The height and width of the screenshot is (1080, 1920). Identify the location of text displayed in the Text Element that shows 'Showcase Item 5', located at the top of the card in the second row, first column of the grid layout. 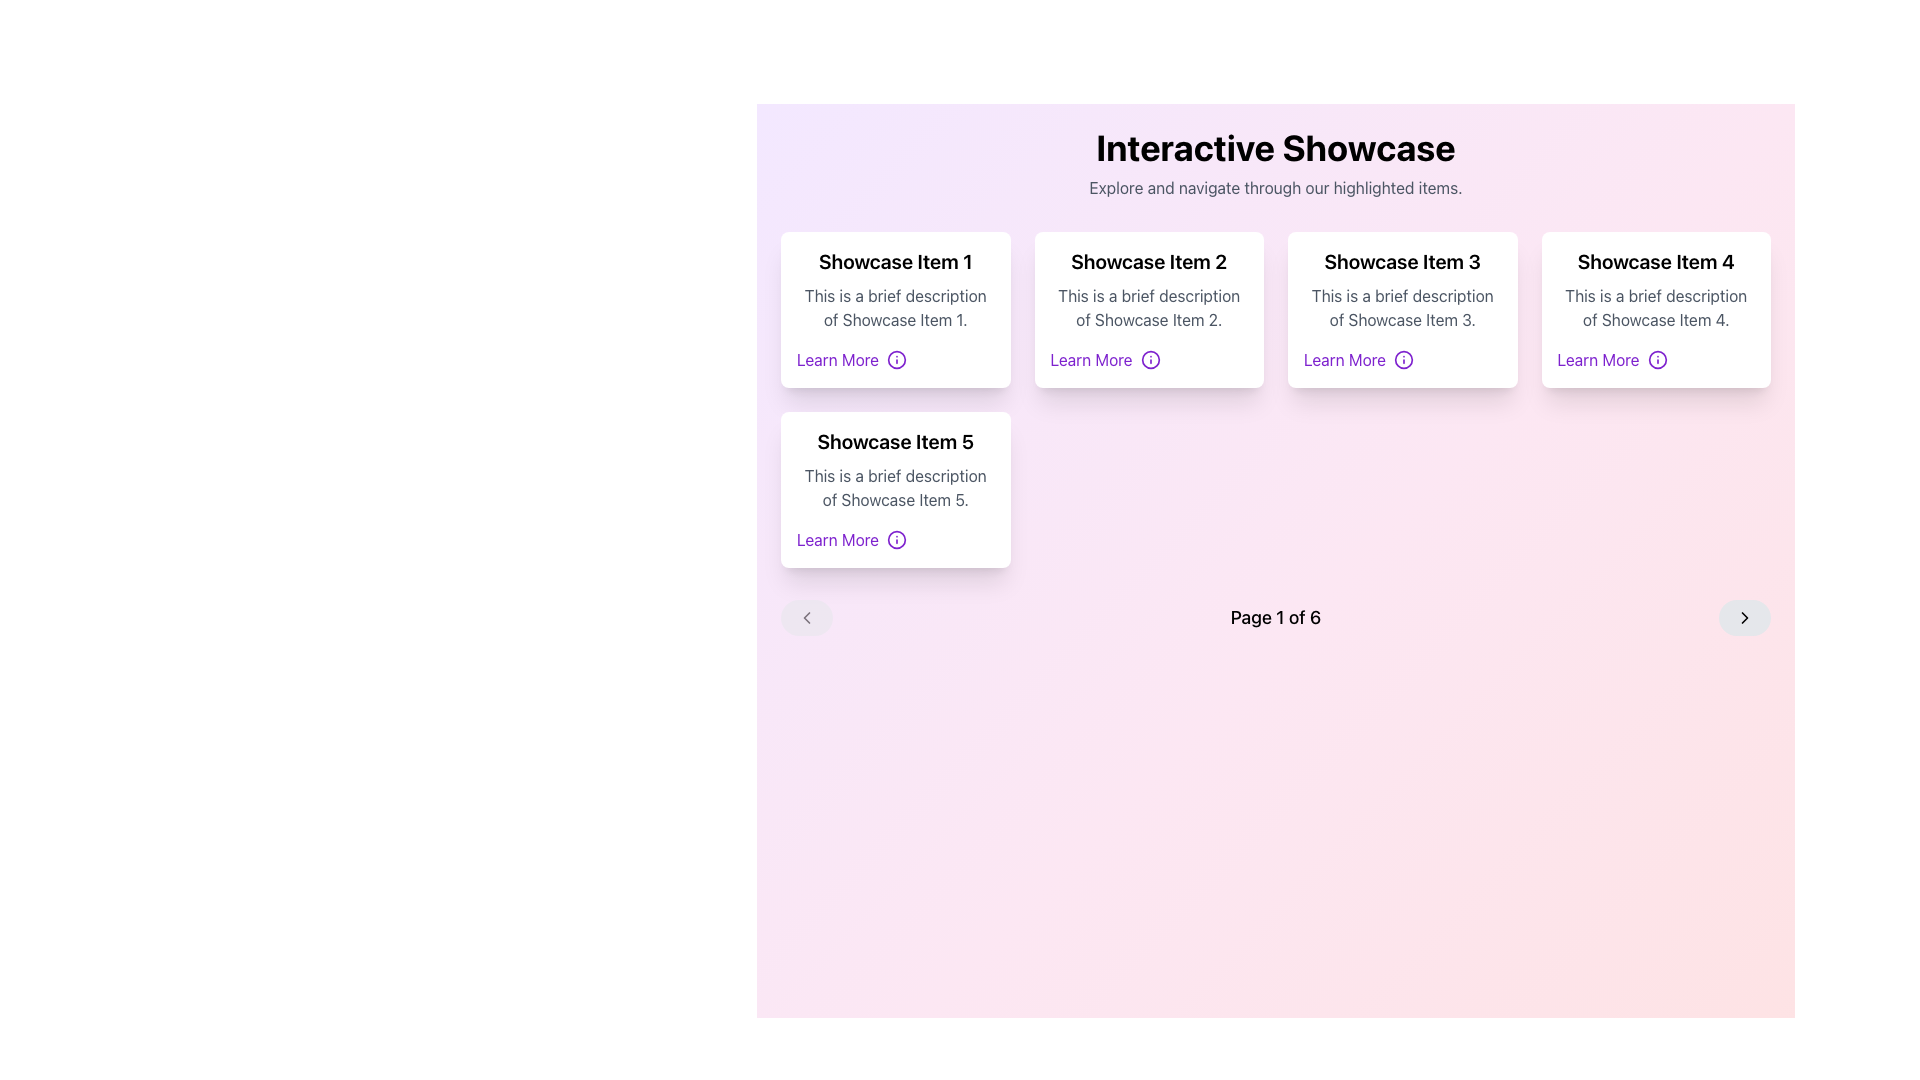
(894, 441).